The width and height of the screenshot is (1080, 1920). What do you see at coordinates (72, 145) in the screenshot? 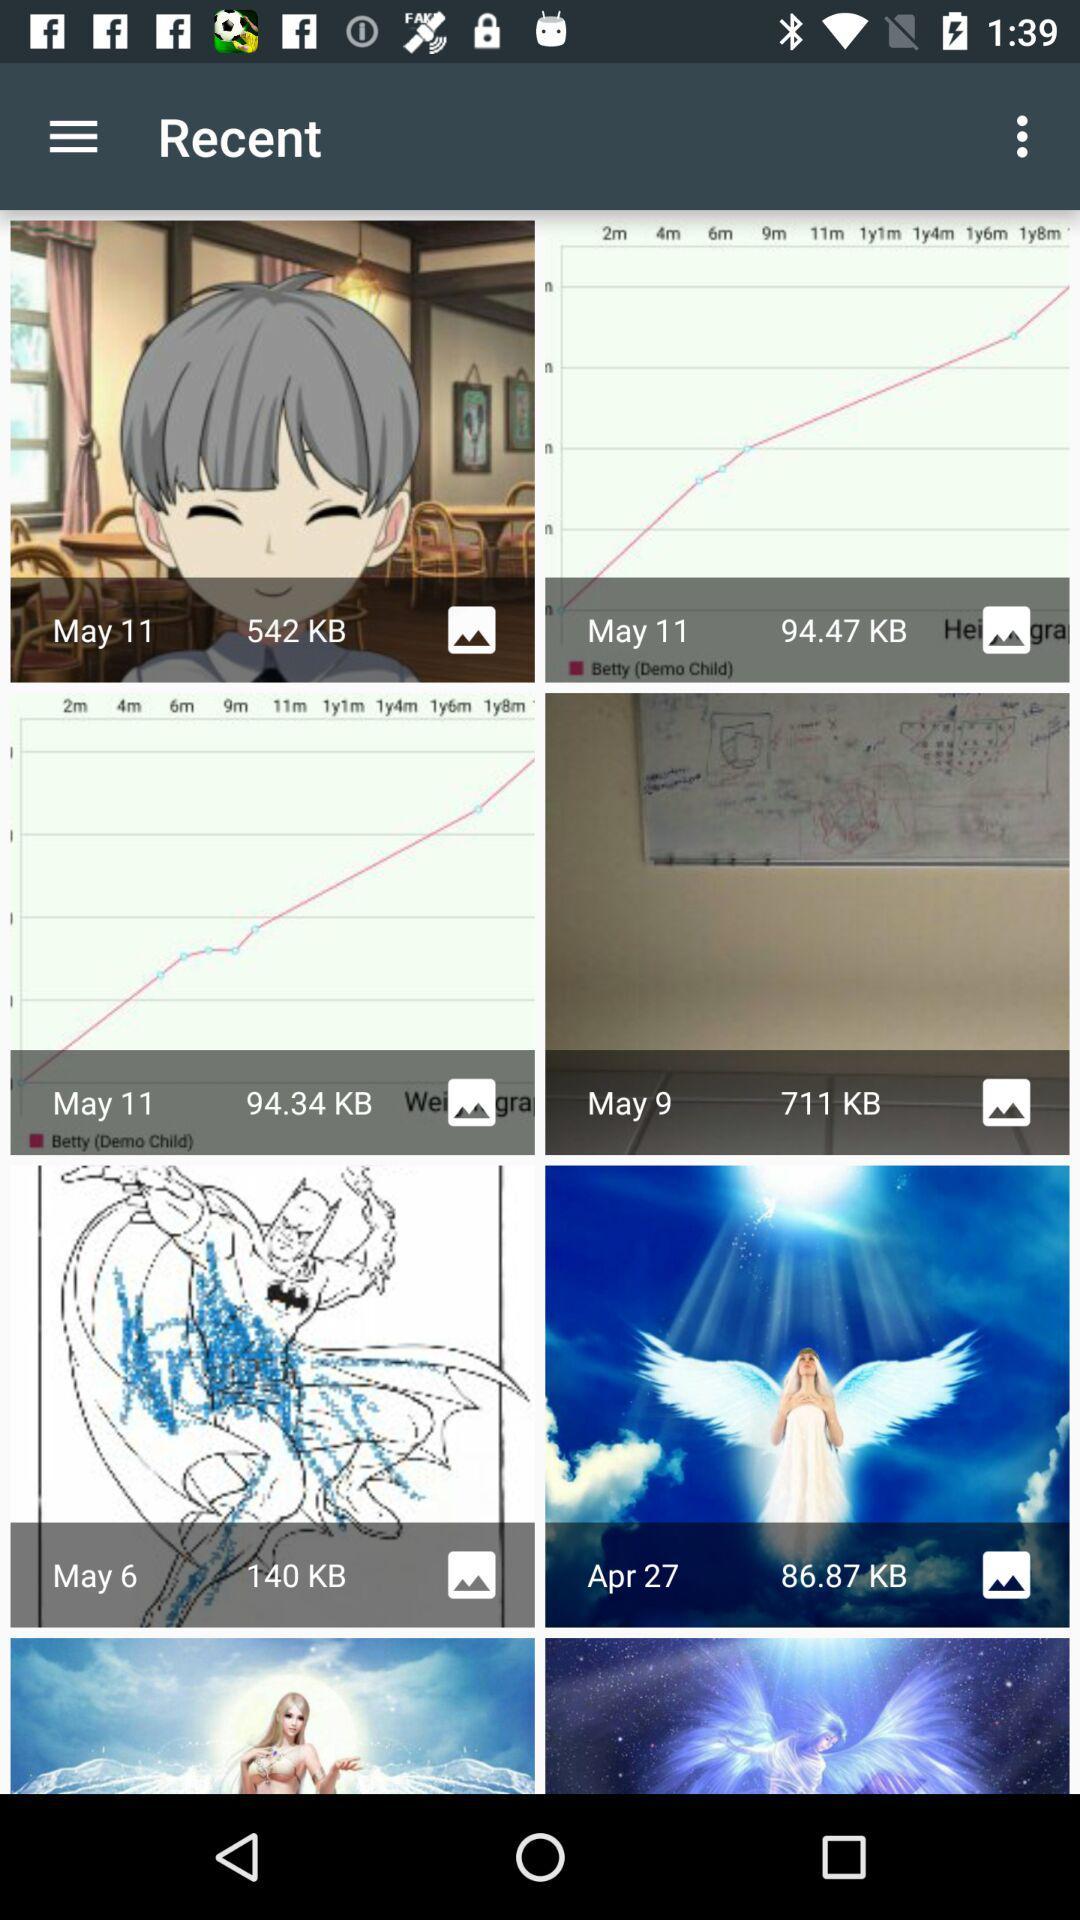
I see `the menu icon` at bounding box center [72, 145].